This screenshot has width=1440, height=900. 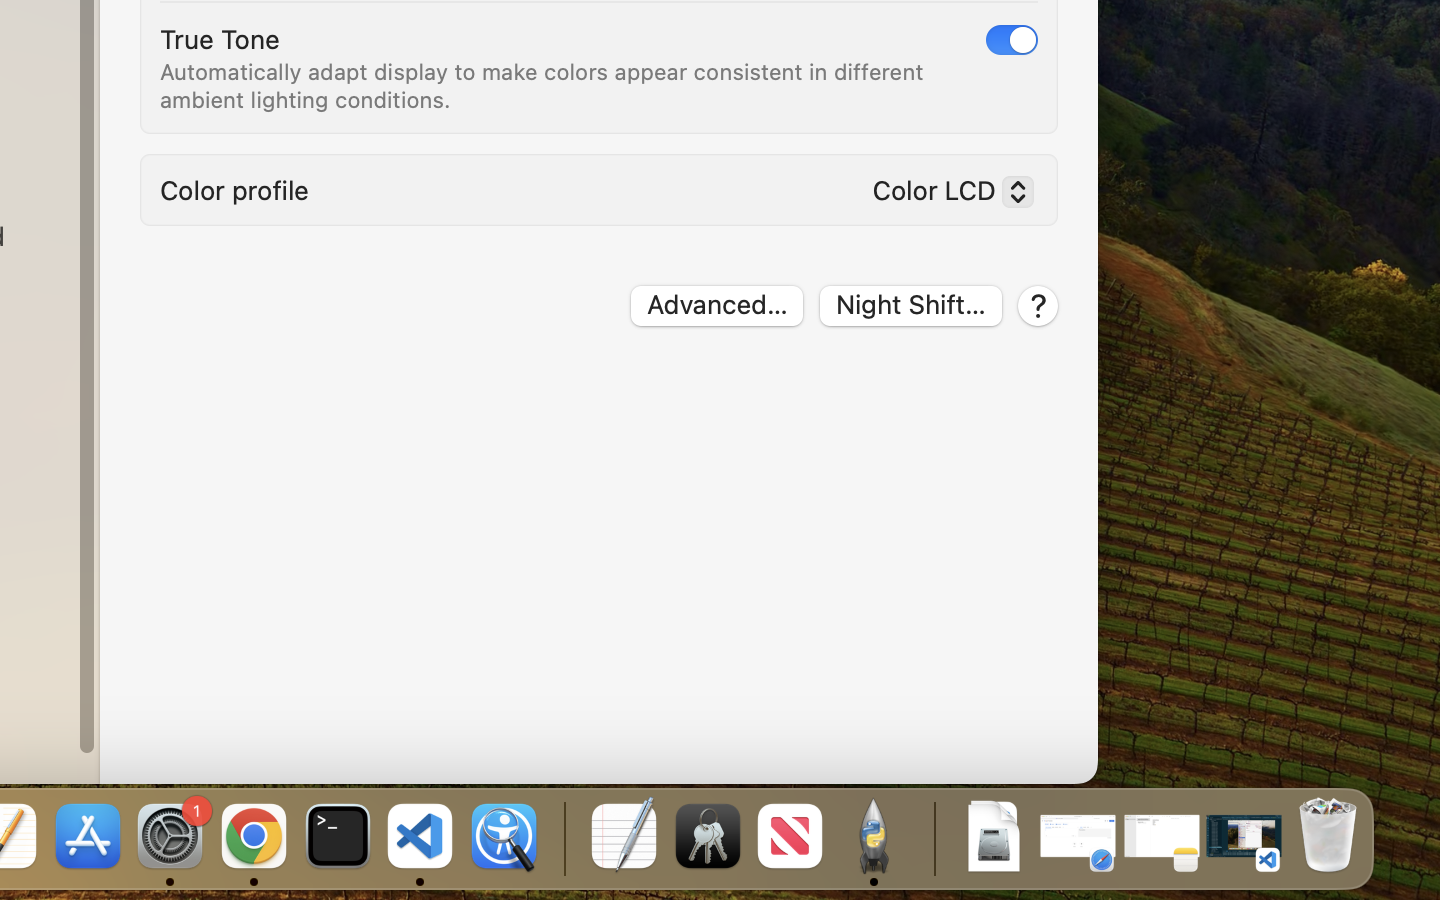 What do you see at coordinates (944, 195) in the screenshot?
I see `'Color LCD'` at bounding box center [944, 195].